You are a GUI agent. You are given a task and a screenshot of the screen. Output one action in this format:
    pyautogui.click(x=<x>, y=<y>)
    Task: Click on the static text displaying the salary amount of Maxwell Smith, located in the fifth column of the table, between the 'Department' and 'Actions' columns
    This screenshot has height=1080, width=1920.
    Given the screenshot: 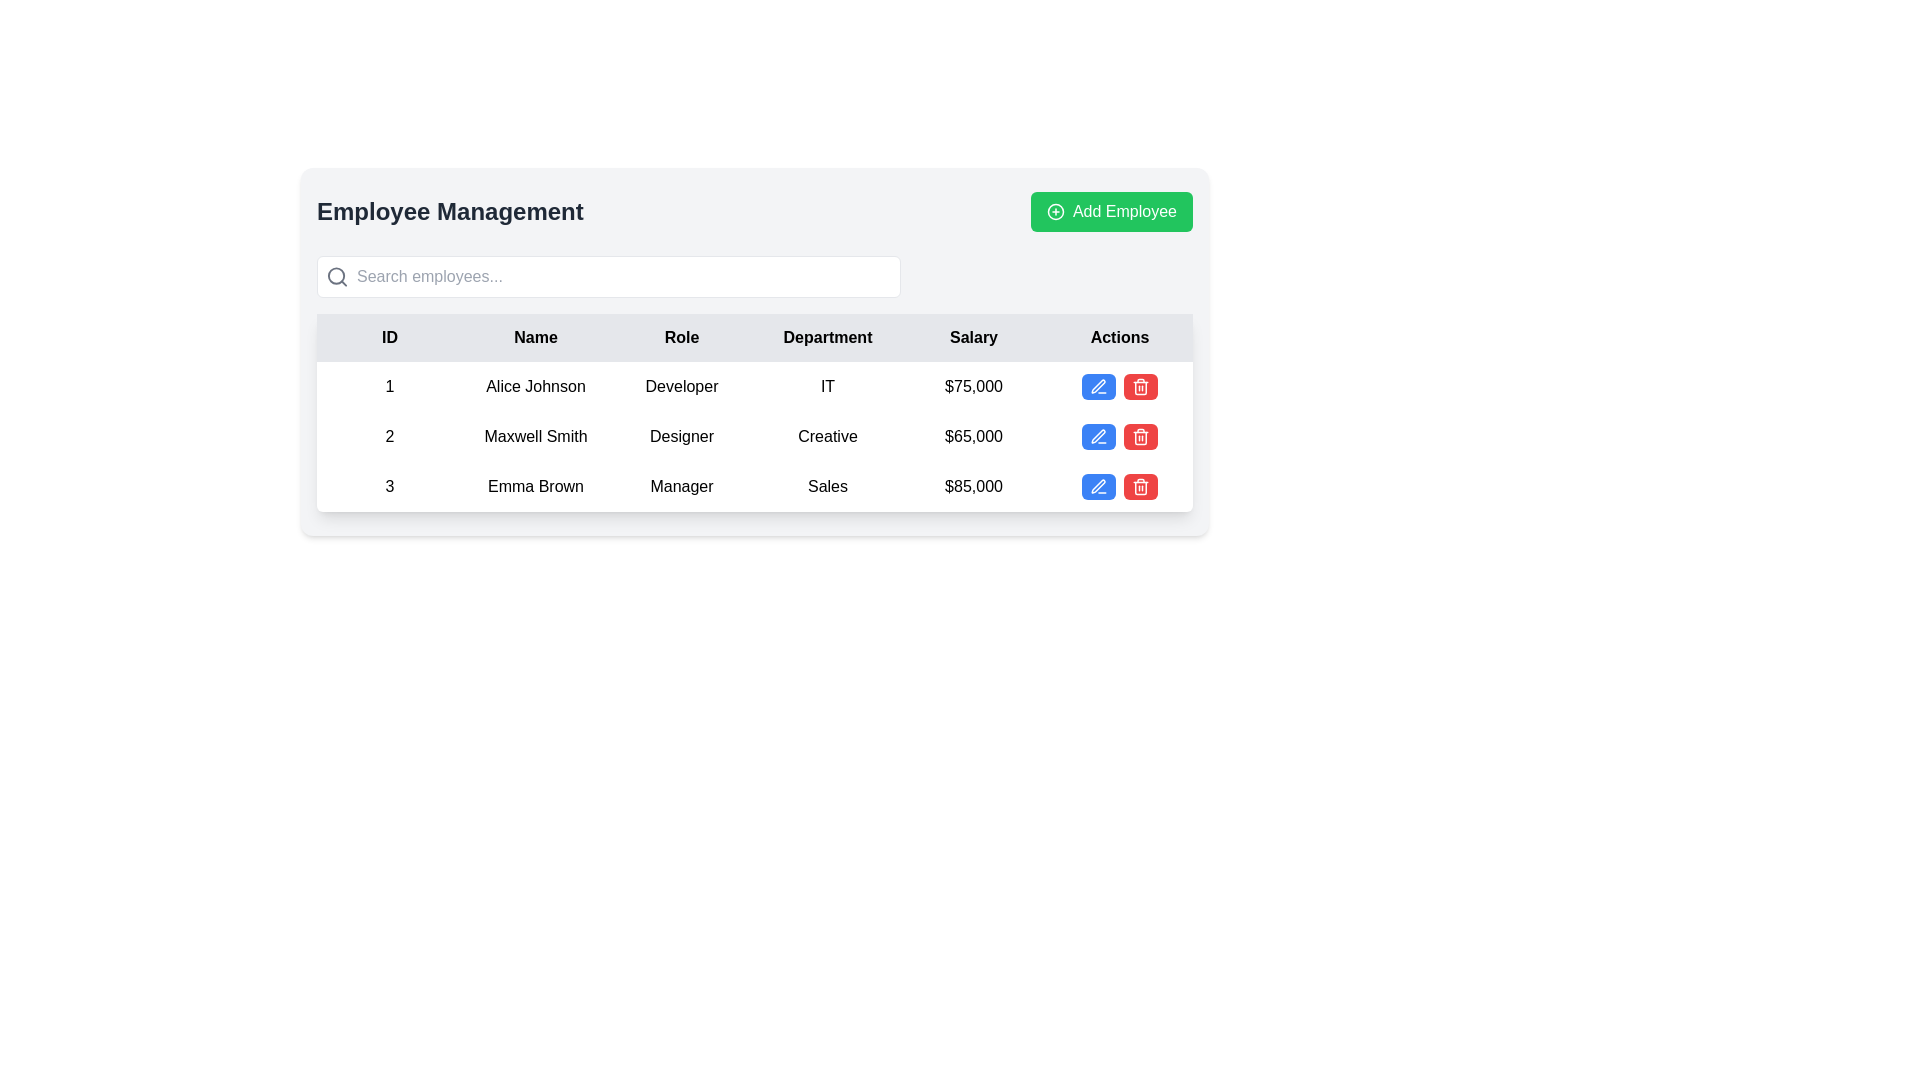 What is the action you would take?
    pyautogui.click(x=974, y=435)
    